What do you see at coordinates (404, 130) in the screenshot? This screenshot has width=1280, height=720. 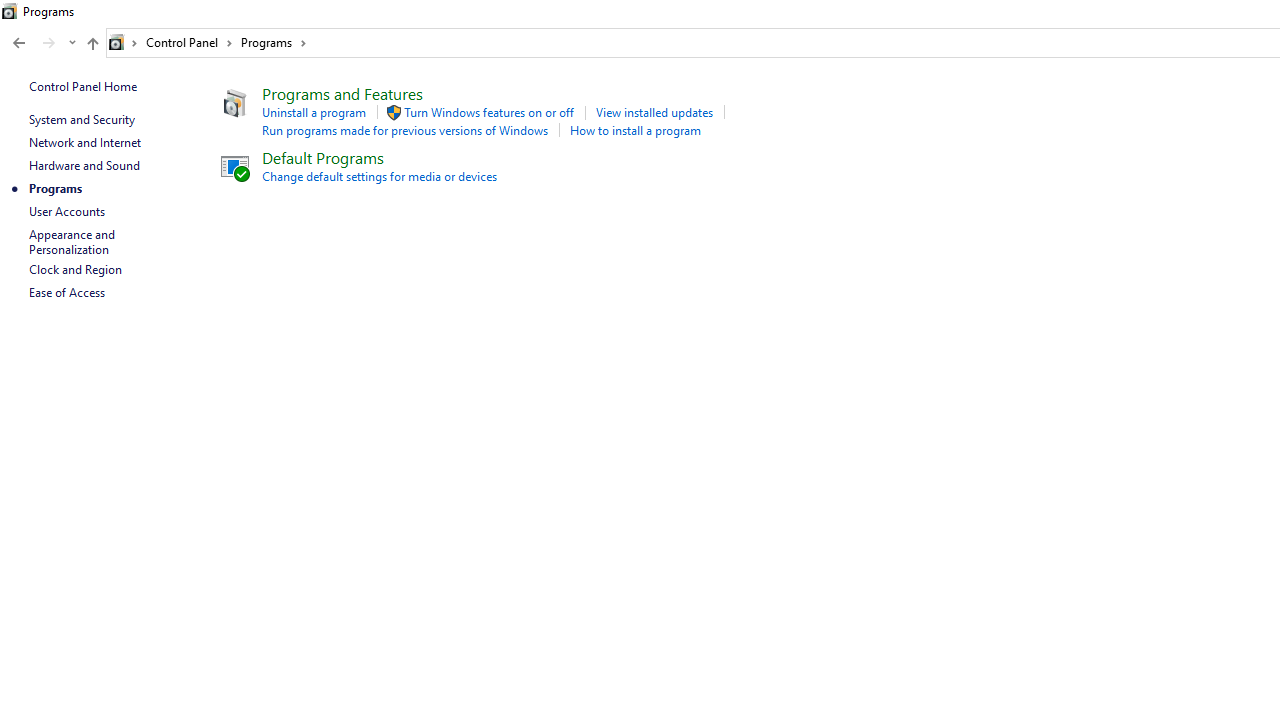 I see `'Run programs made for previous versions of Windows'` at bounding box center [404, 130].